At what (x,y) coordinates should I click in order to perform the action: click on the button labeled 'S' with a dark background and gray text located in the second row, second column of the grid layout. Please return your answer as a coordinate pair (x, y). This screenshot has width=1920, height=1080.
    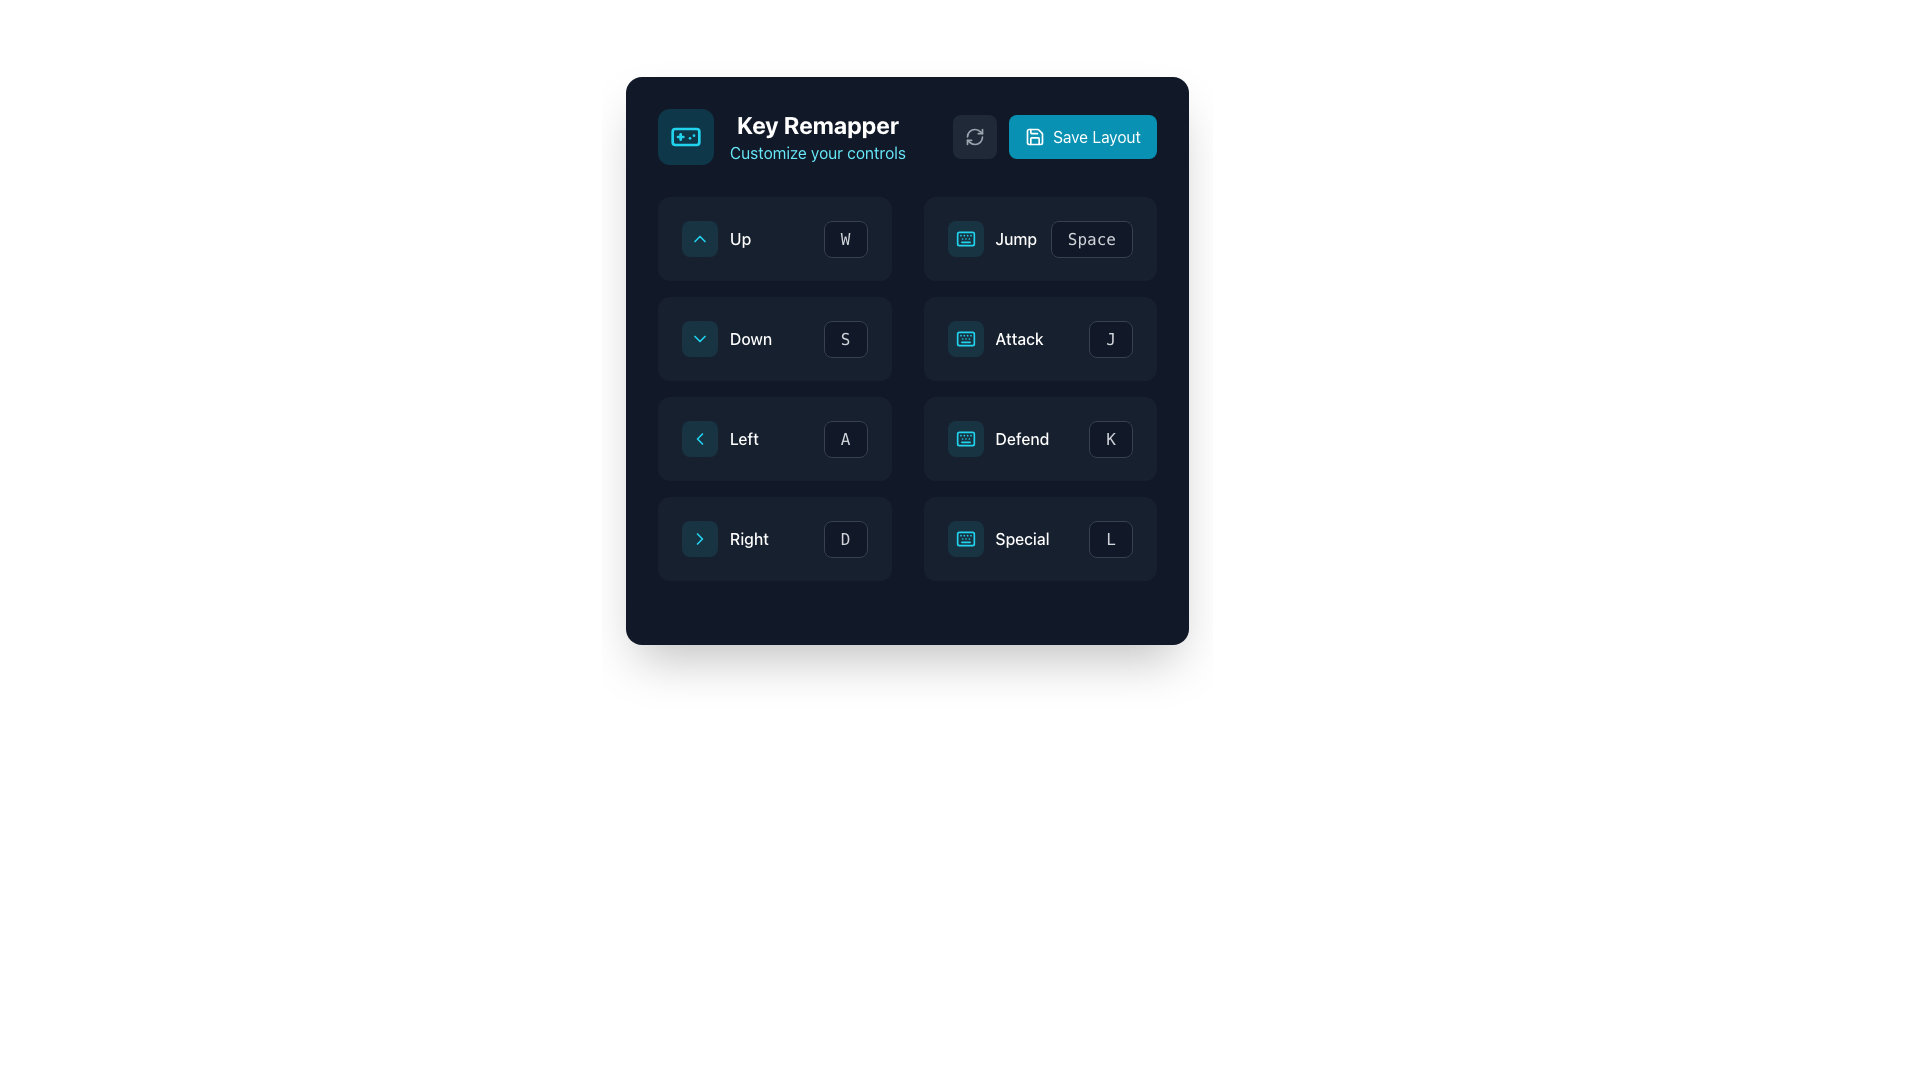
    Looking at the image, I should click on (845, 338).